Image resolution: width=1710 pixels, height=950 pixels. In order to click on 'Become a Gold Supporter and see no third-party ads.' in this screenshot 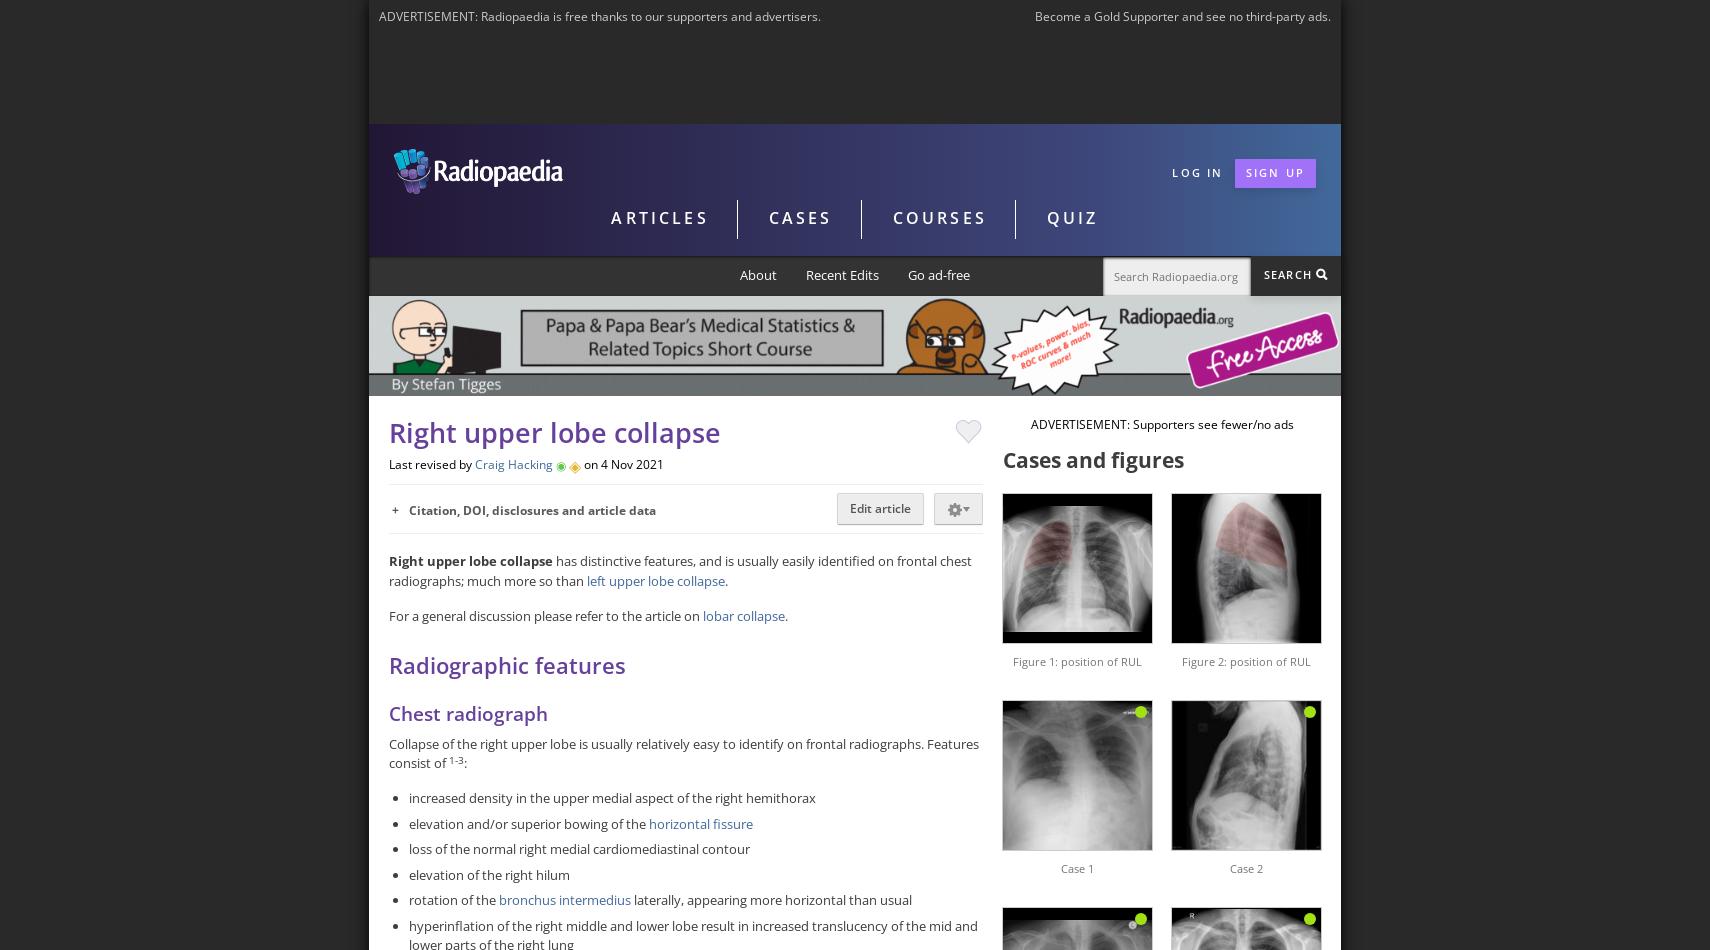, I will do `click(1181, 16)`.